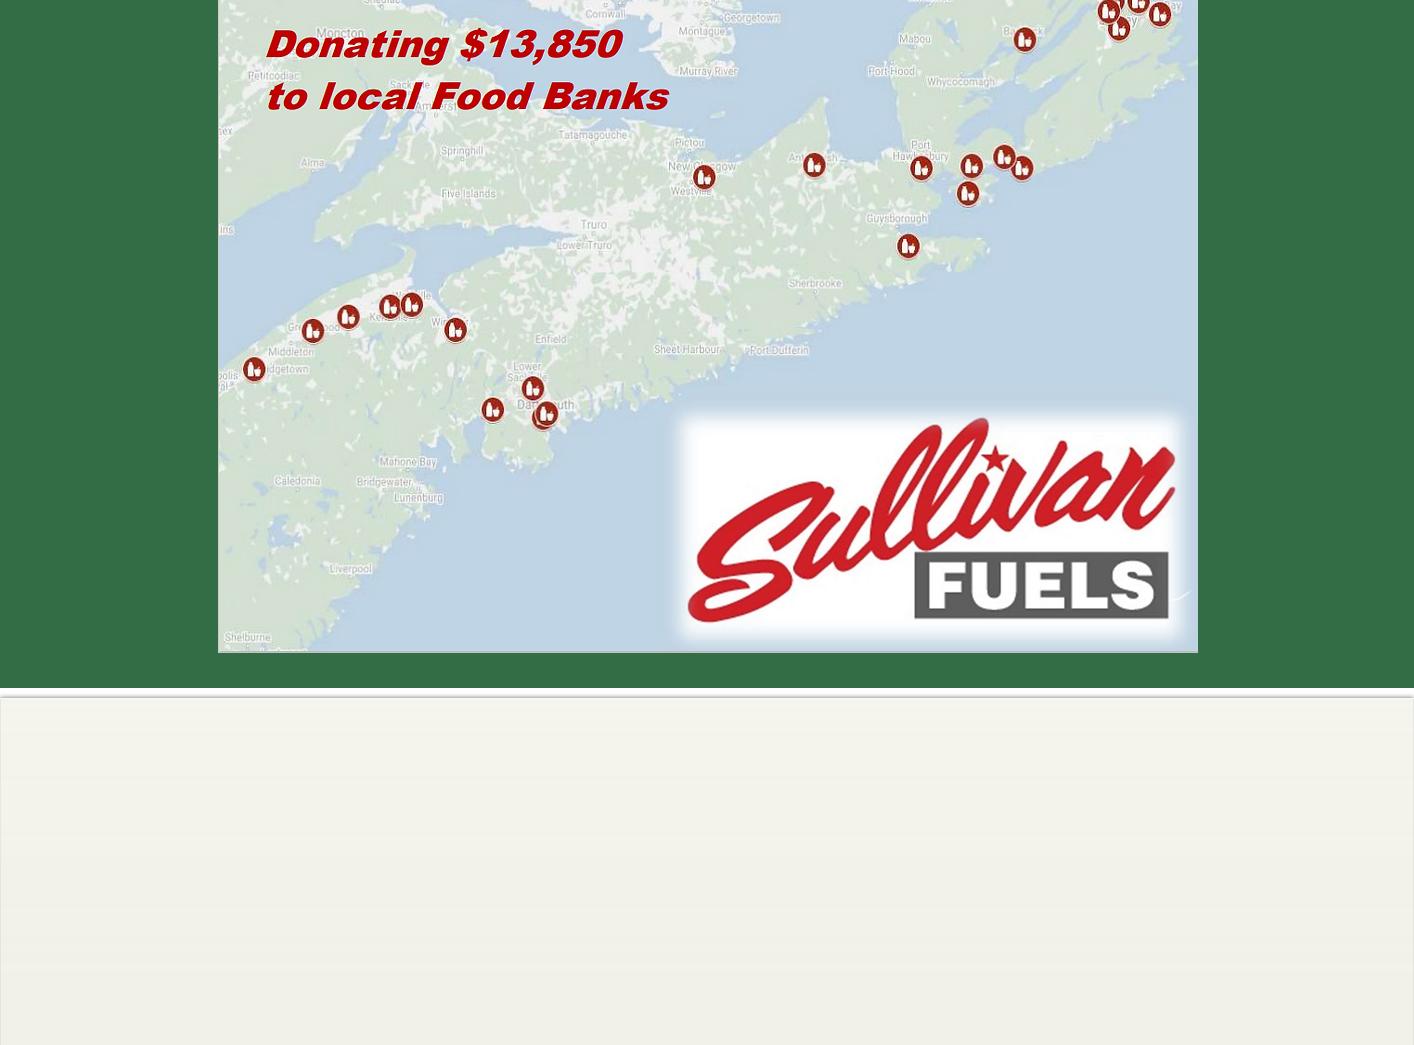 The width and height of the screenshot is (1414, 1045). Describe the element at coordinates (1018, 815) in the screenshot. I see `'info@cozyfuels.com'` at that location.